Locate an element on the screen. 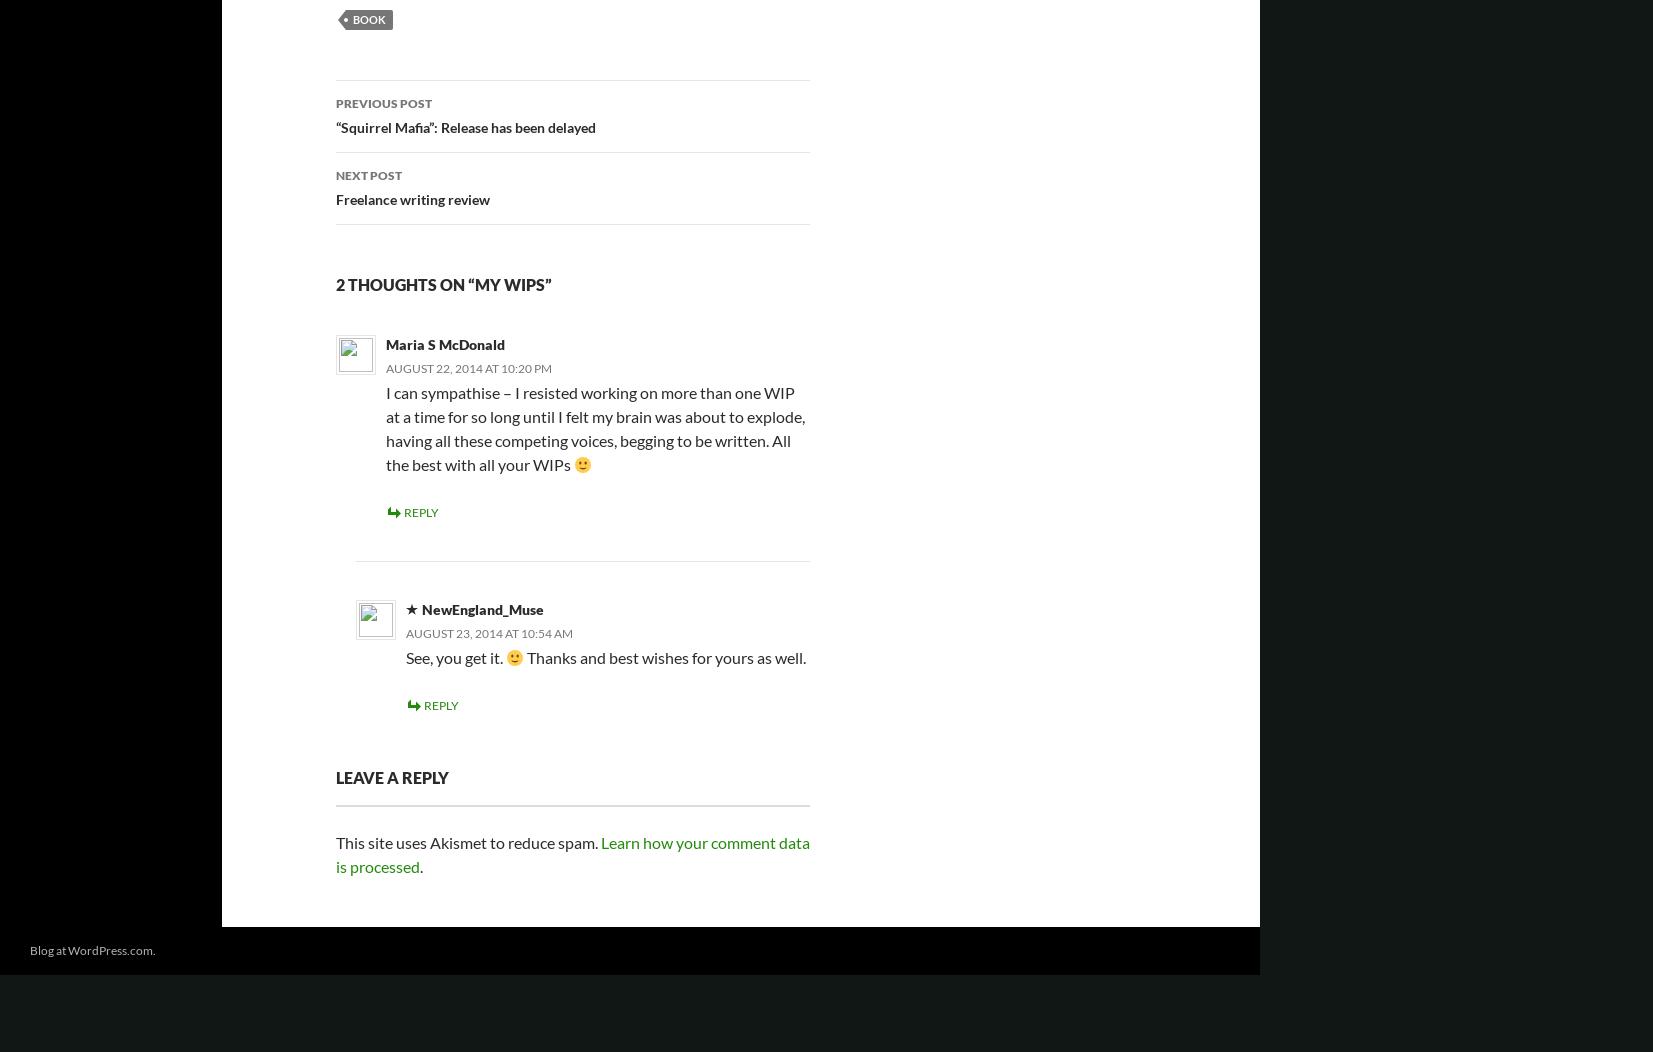 This screenshot has width=1653, height=1052. 'Freelance writing review' is located at coordinates (335, 198).